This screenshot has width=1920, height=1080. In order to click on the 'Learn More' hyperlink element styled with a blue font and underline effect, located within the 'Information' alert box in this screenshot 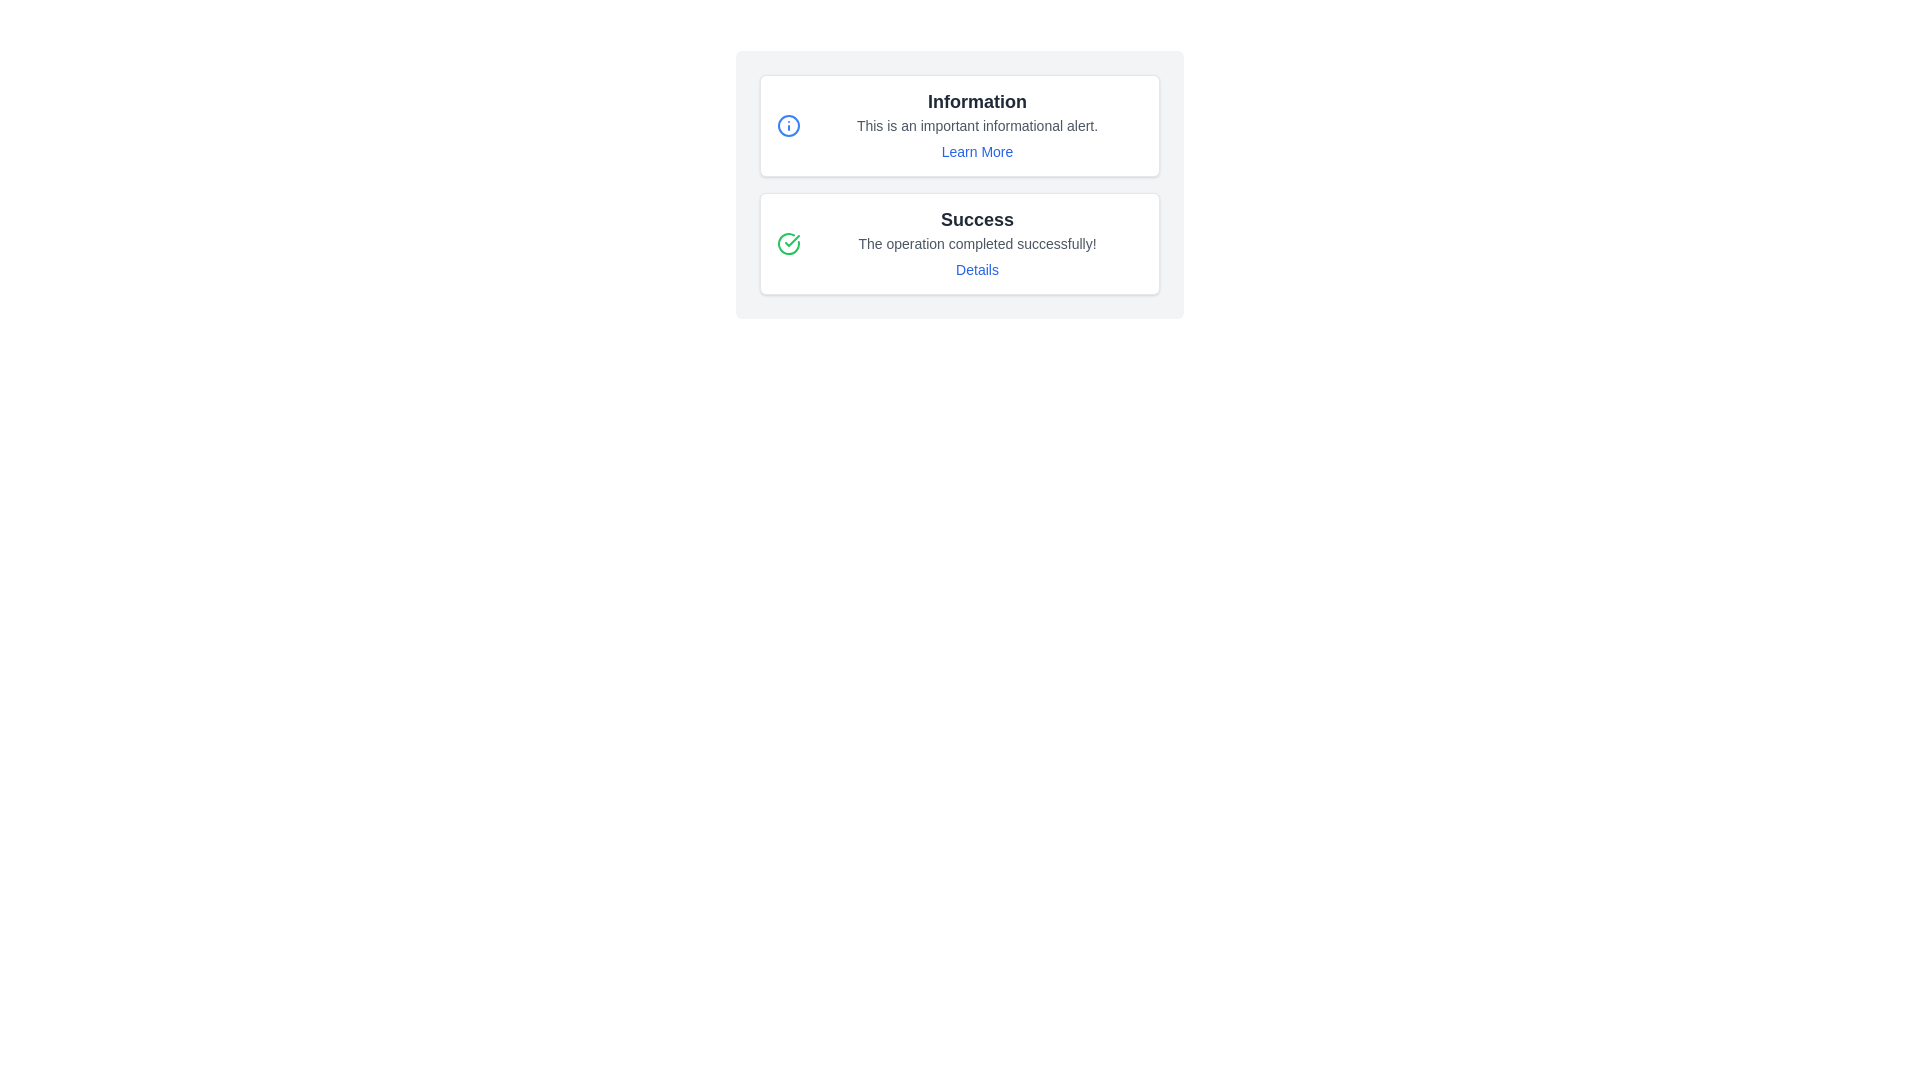, I will do `click(977, 150)`.